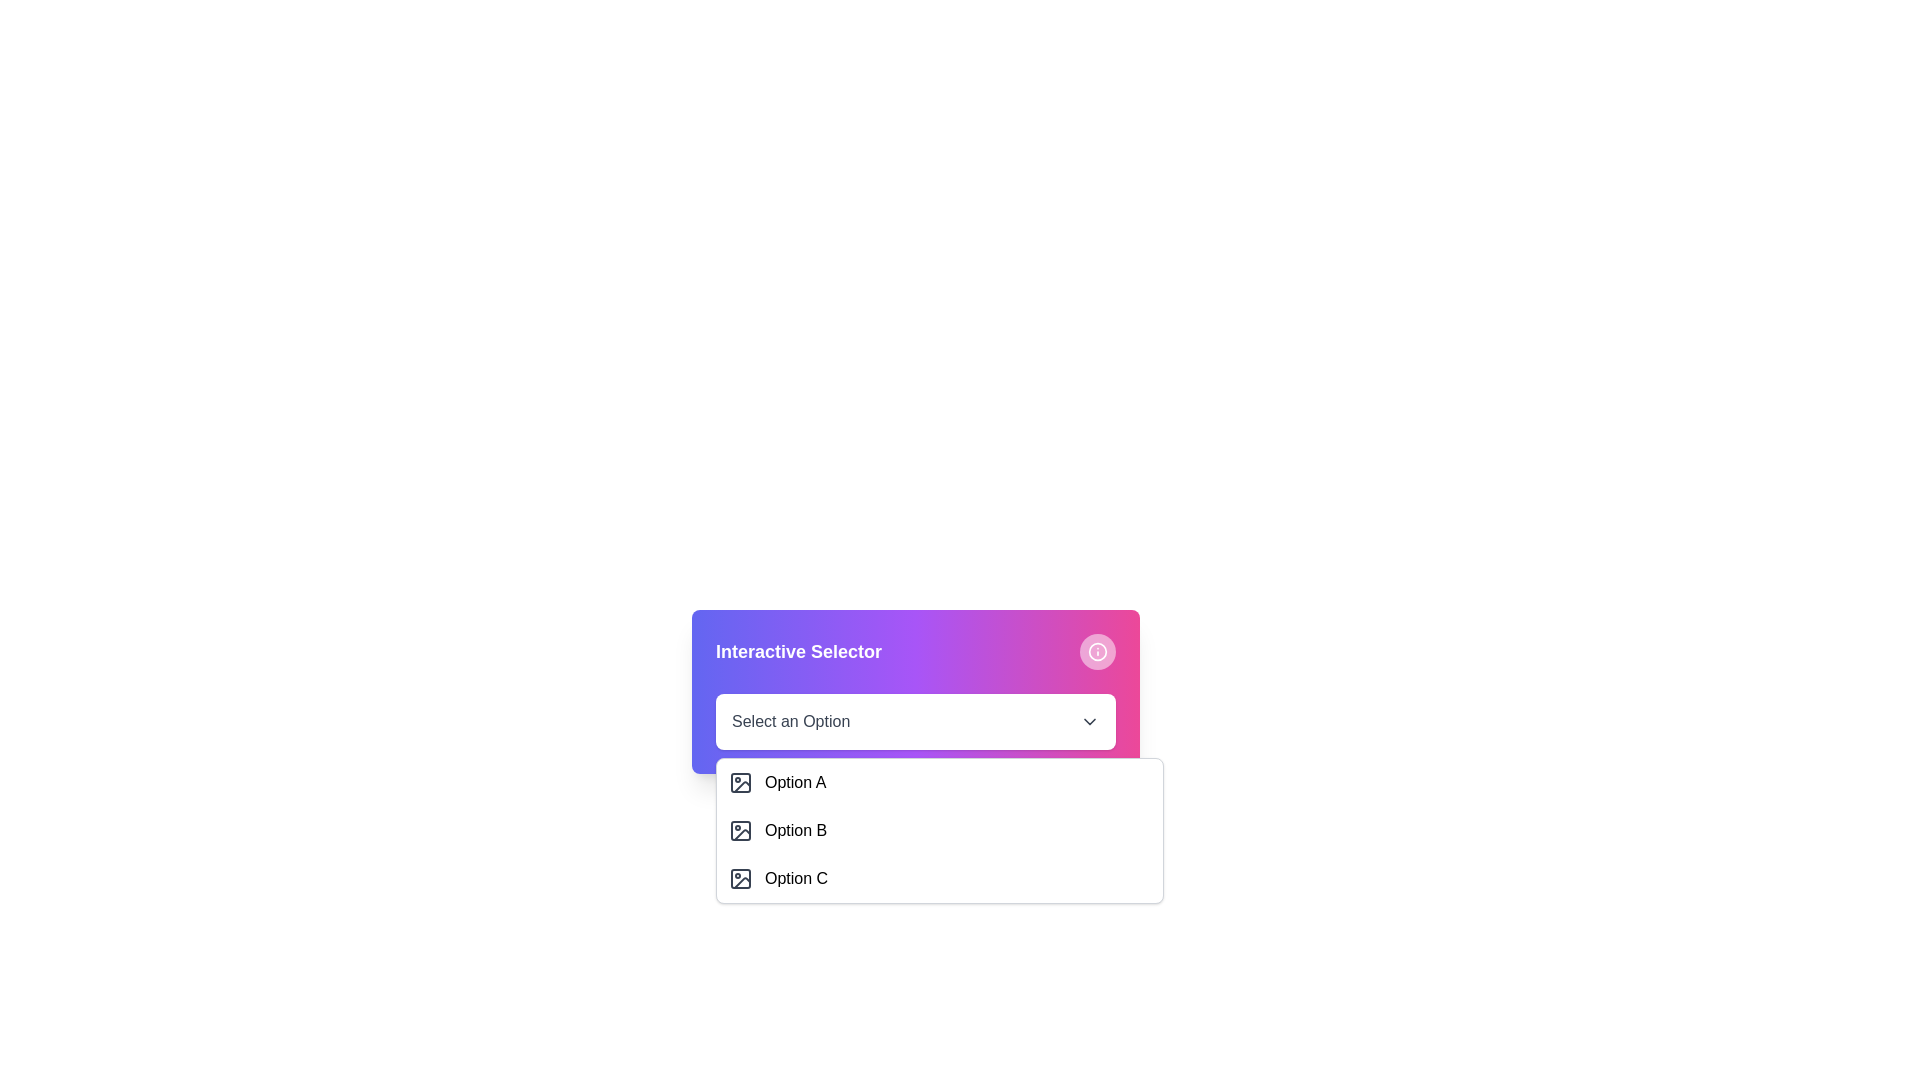  What do you see at coordinates (739, 830) in the screenshot?
I see `the SVG icon associated with the 'Option B' label in the dropdown menu` at bounding box center [739, 830].